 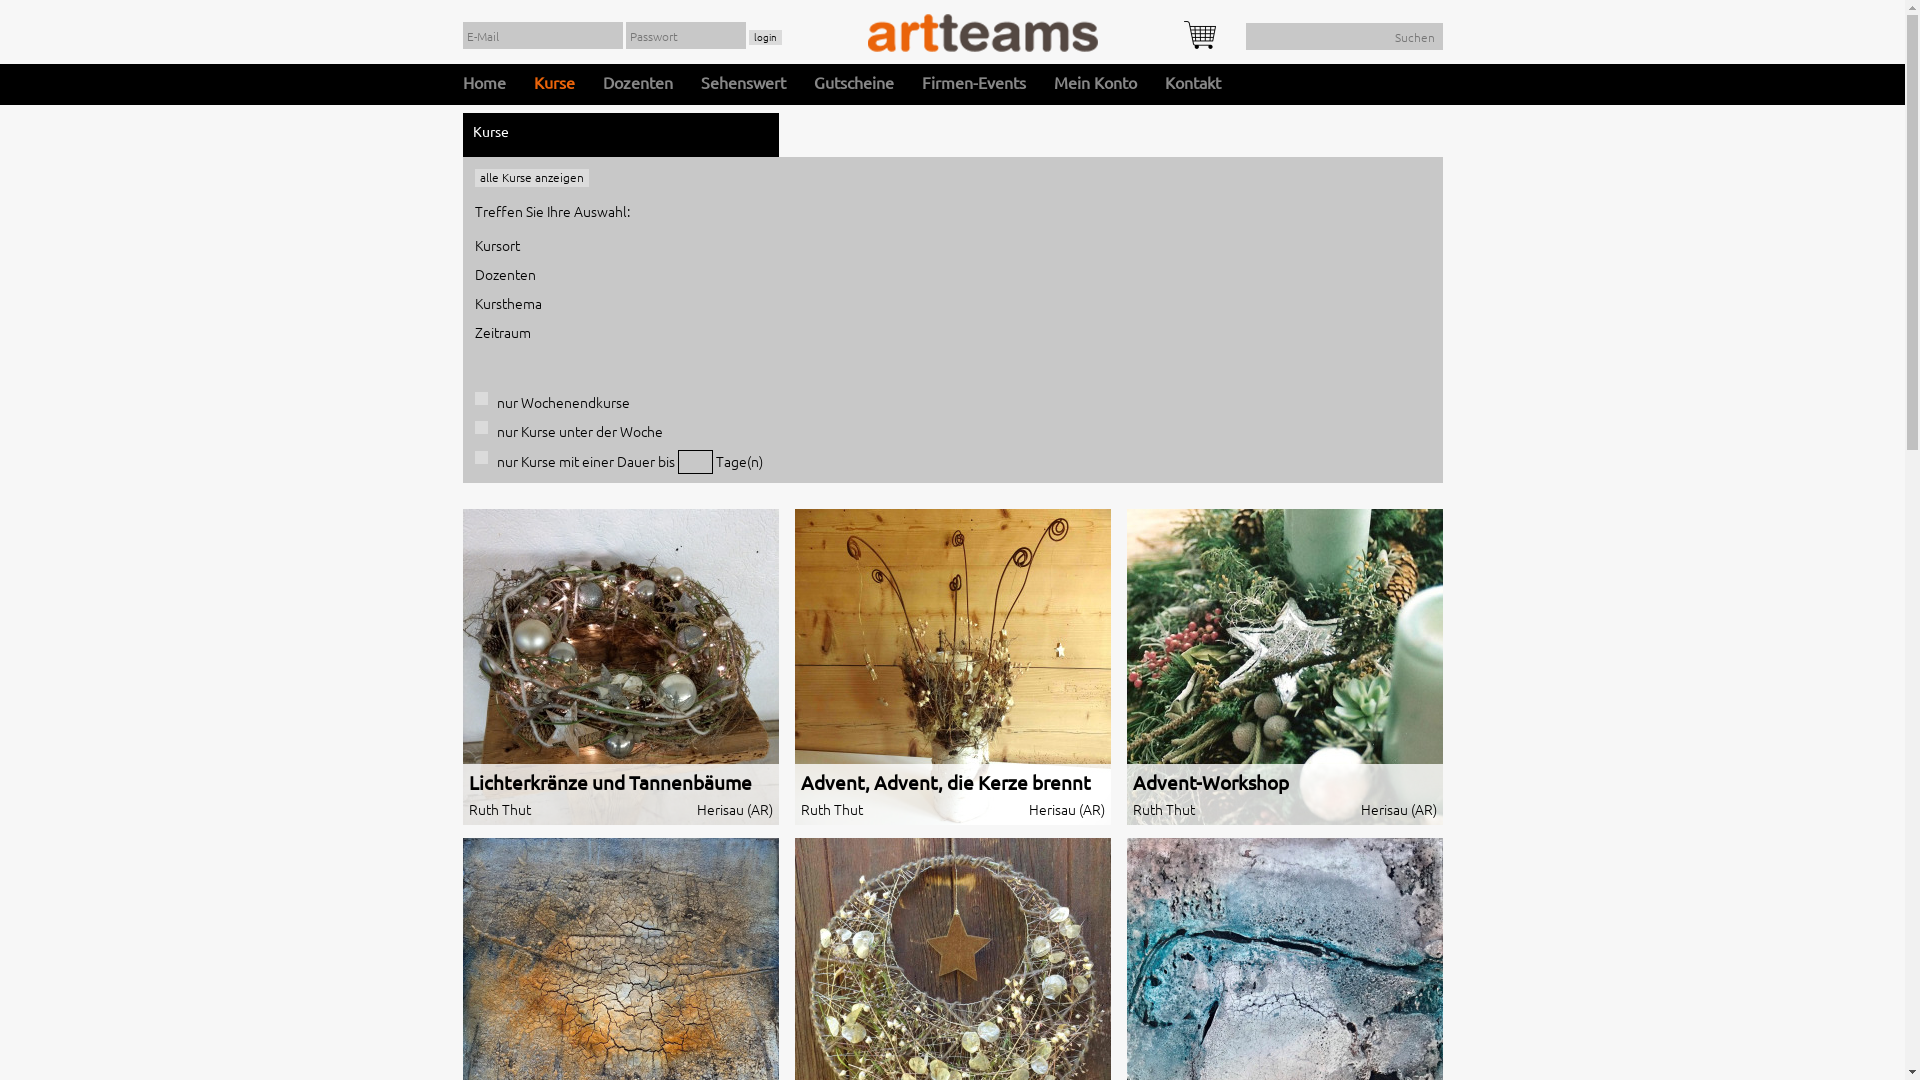 I want to click on 'Kontakt', so click(x=1191, y=83).